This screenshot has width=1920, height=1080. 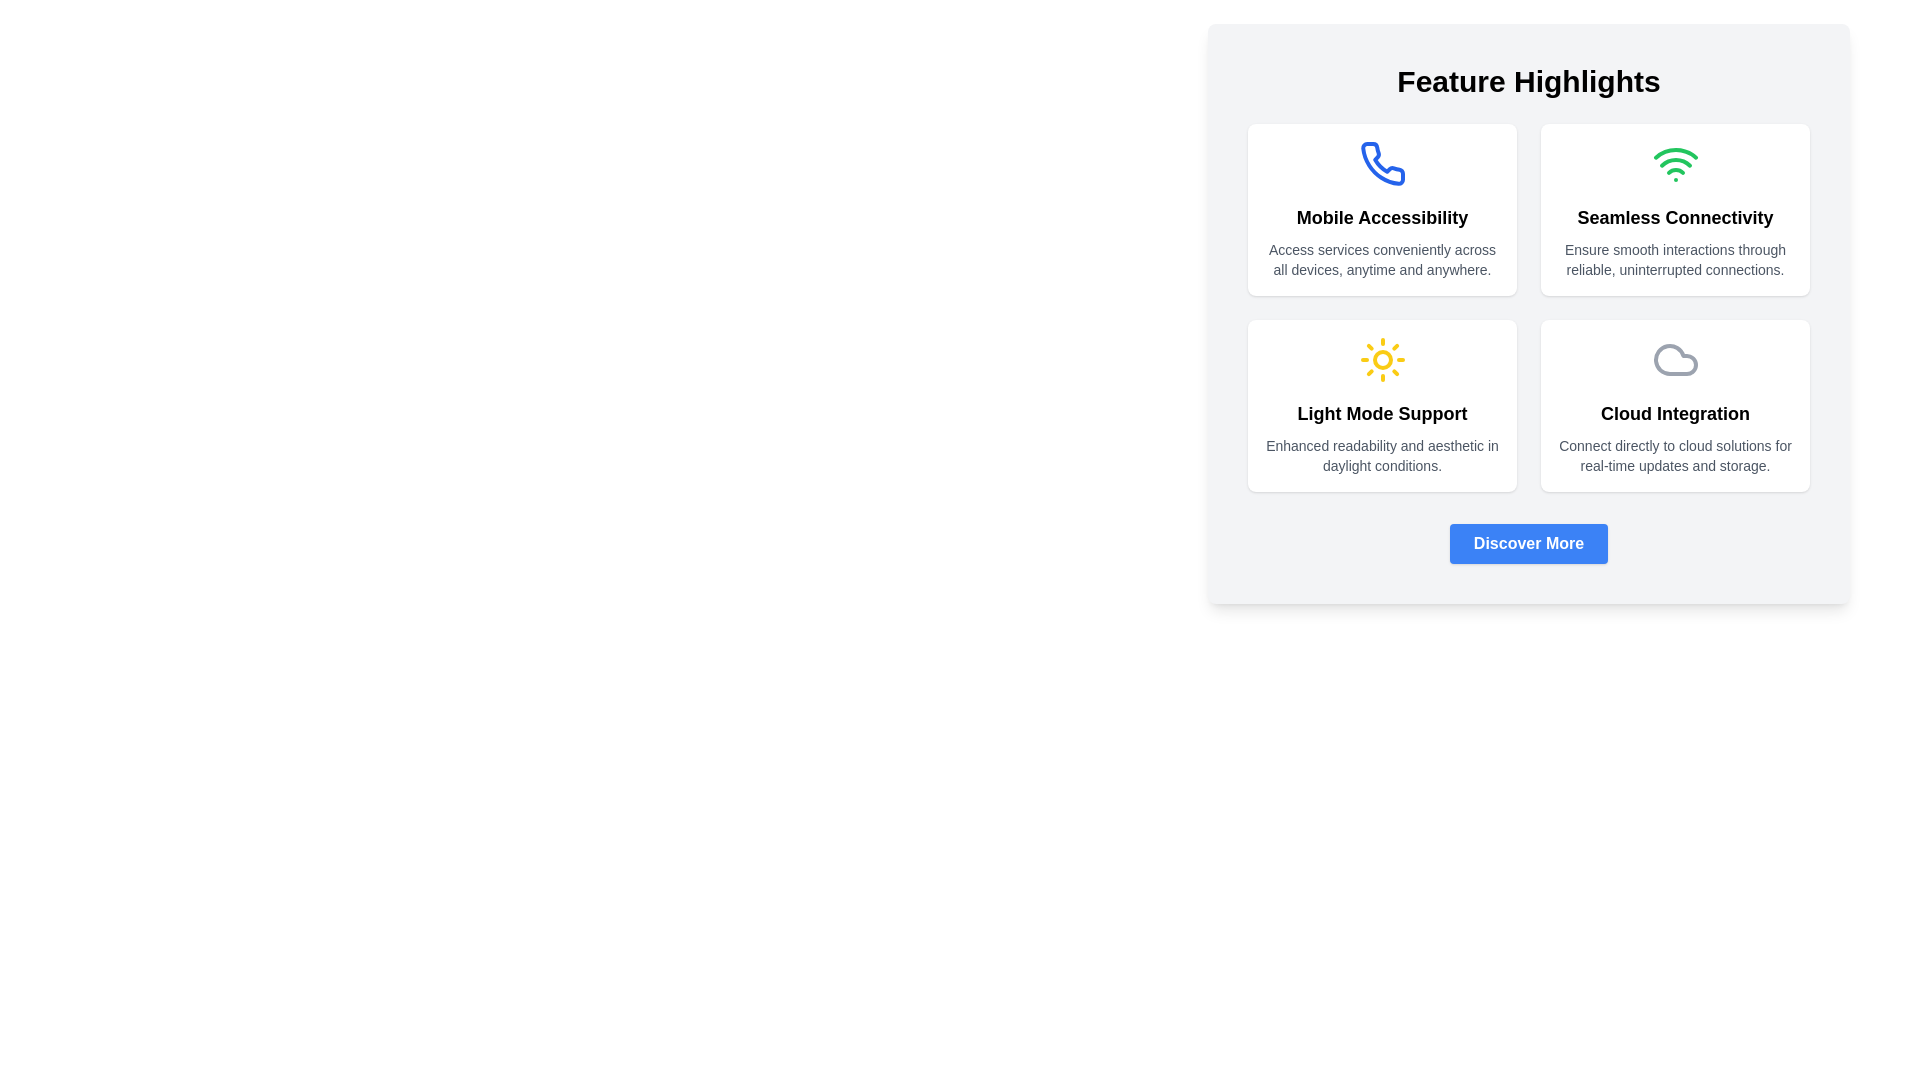 What do you see at coordinates (1675, 358) in the screenshot?
I see `the cloud icon located in the bottom-right card under 'Feature Highlights' within the 'Cloud Integration' section` at bounding box center [1675, 358].